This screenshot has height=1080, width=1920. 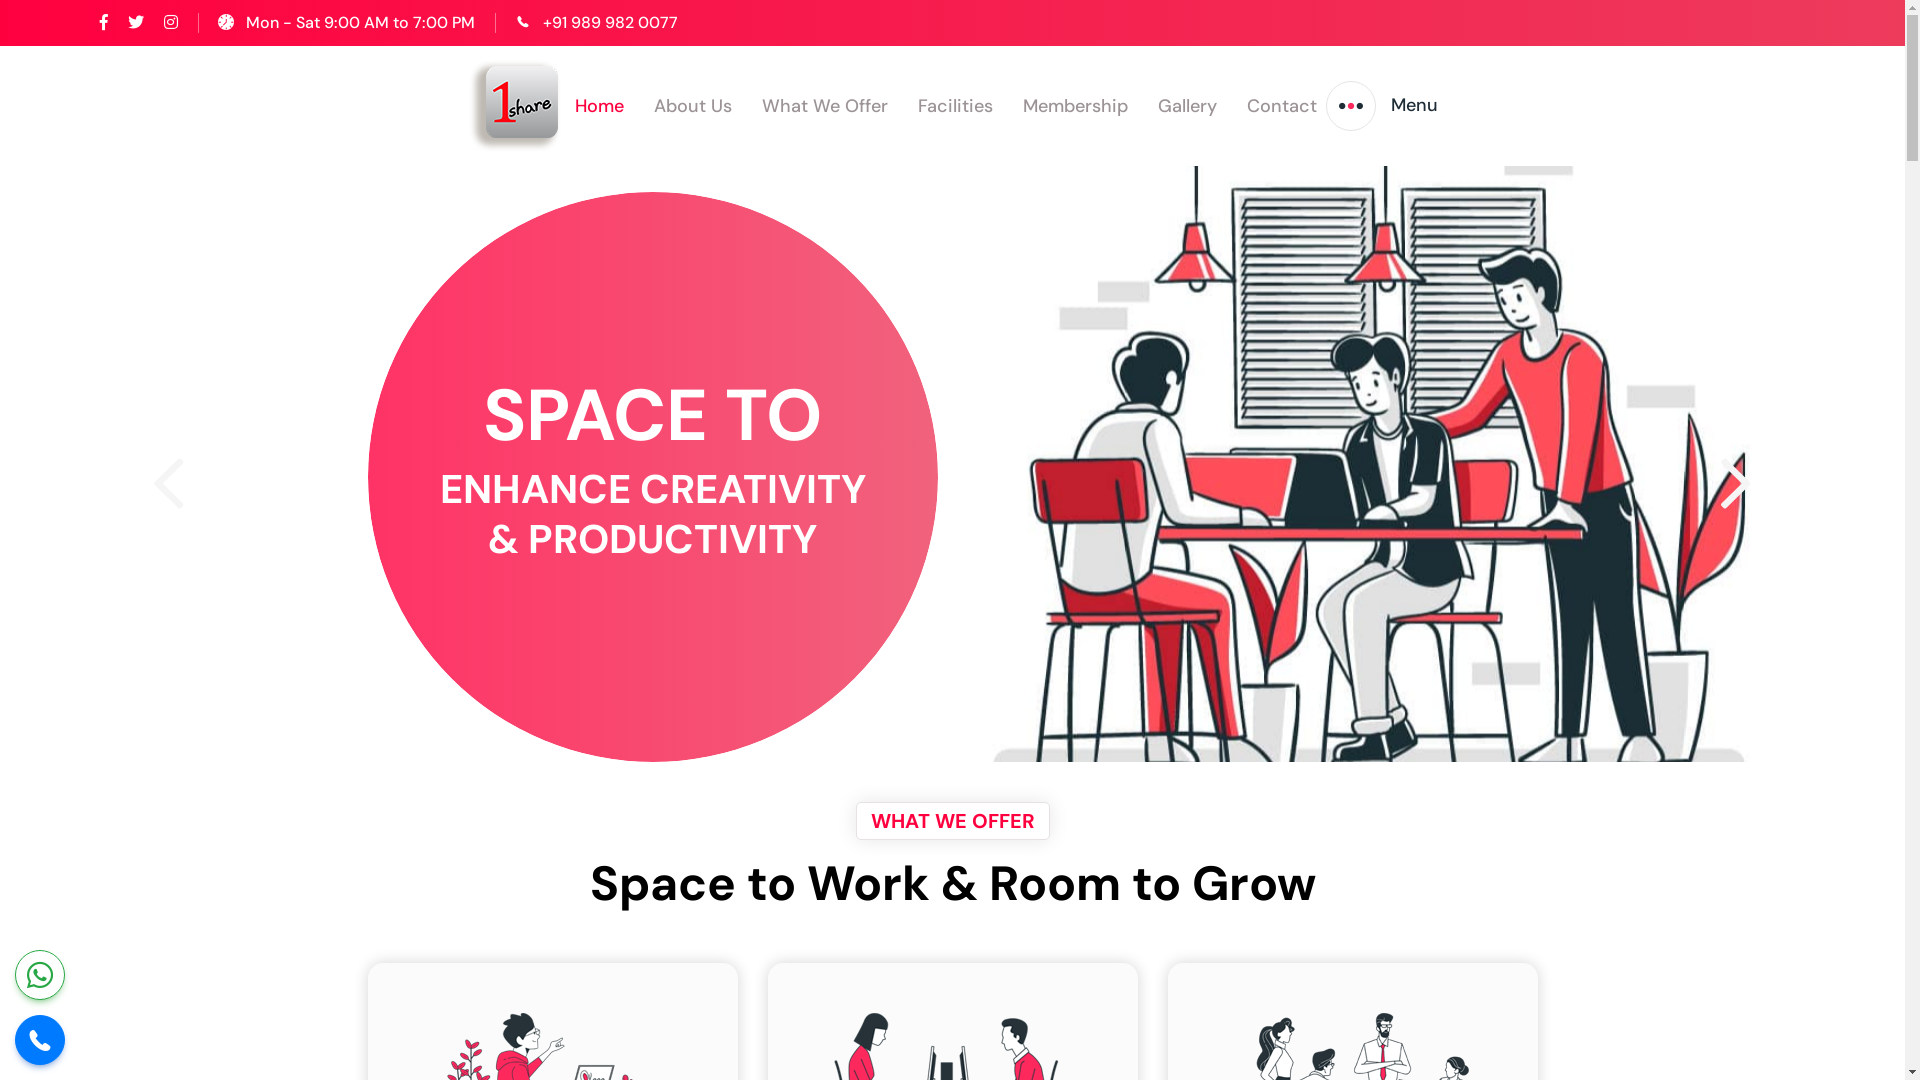 What do you see at coordinates (825, 105) in the screenshot?
I see `'What We Offer'` at bounding box center [825, 105].